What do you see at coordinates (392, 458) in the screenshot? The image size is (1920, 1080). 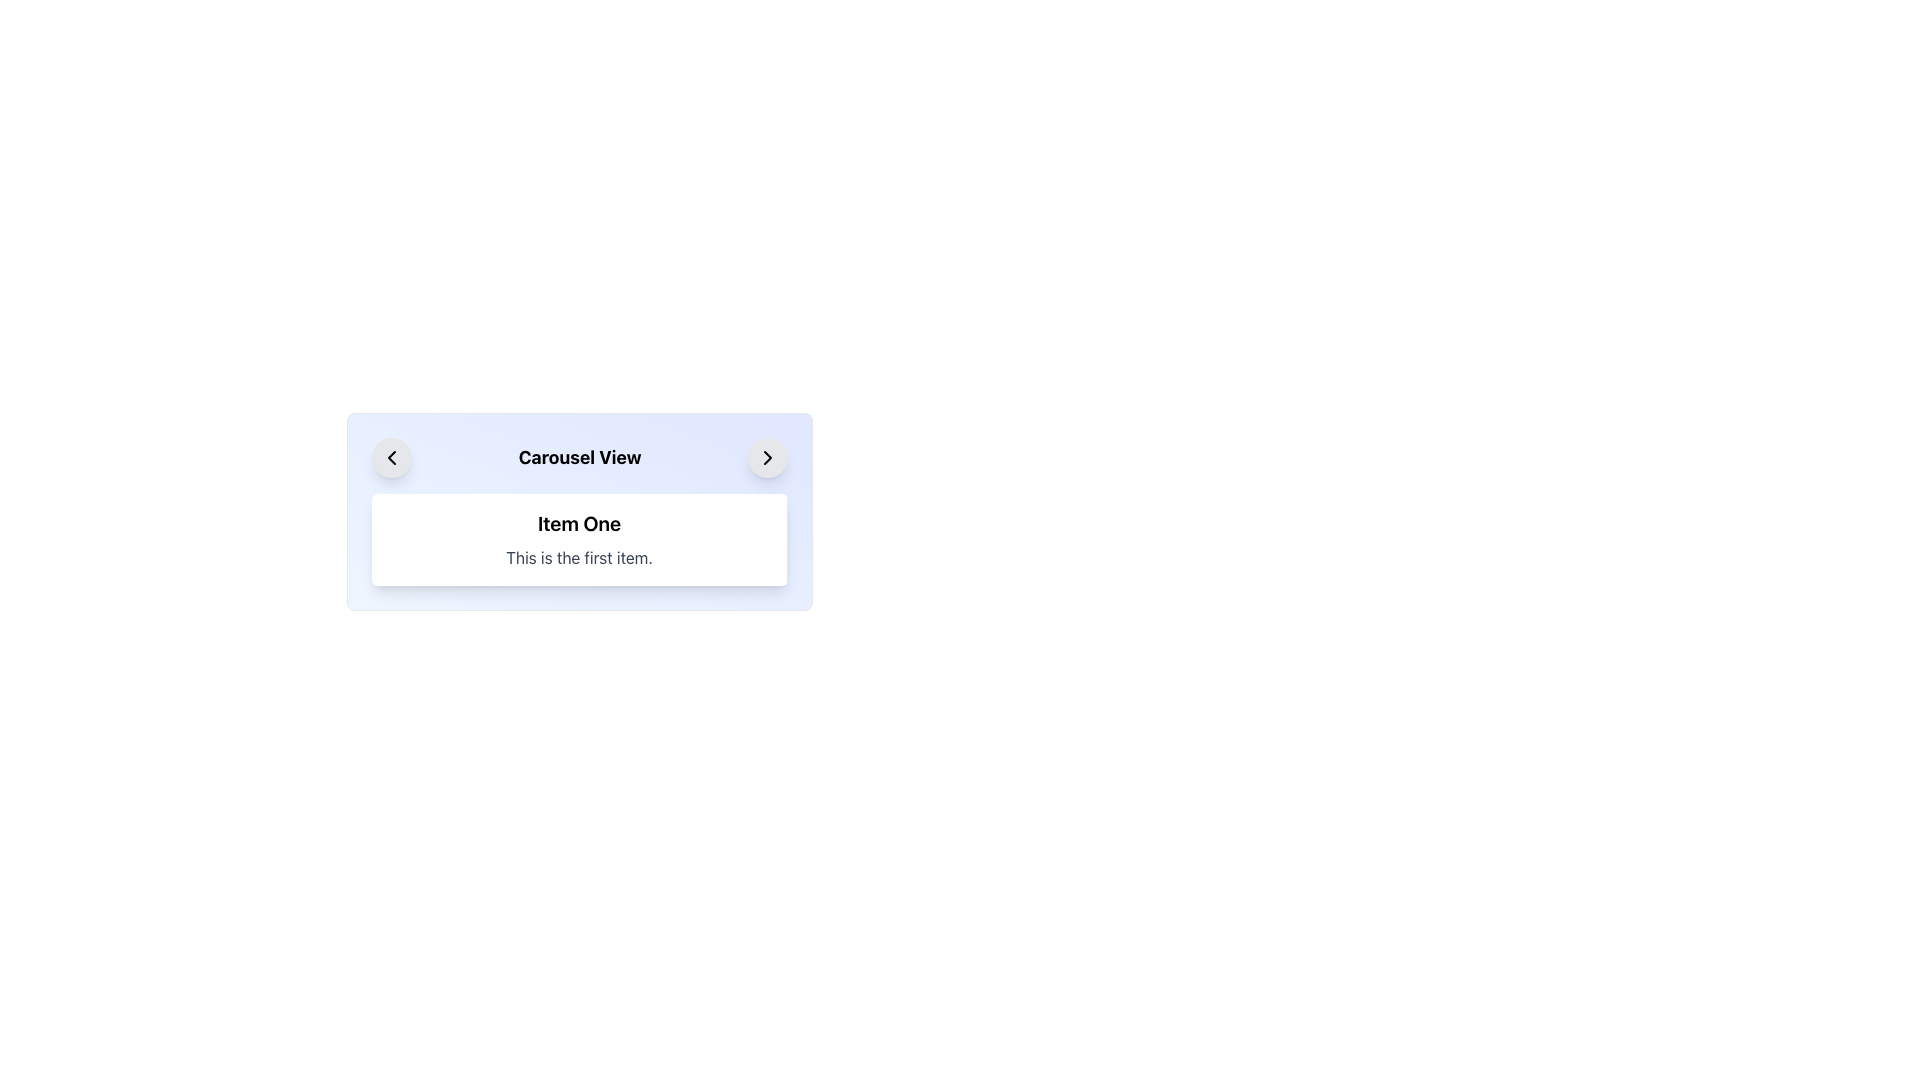 I see `the previous navigation button located on the left side of the header area for the 'Carousel View' section` at bounding box center [392, 458].